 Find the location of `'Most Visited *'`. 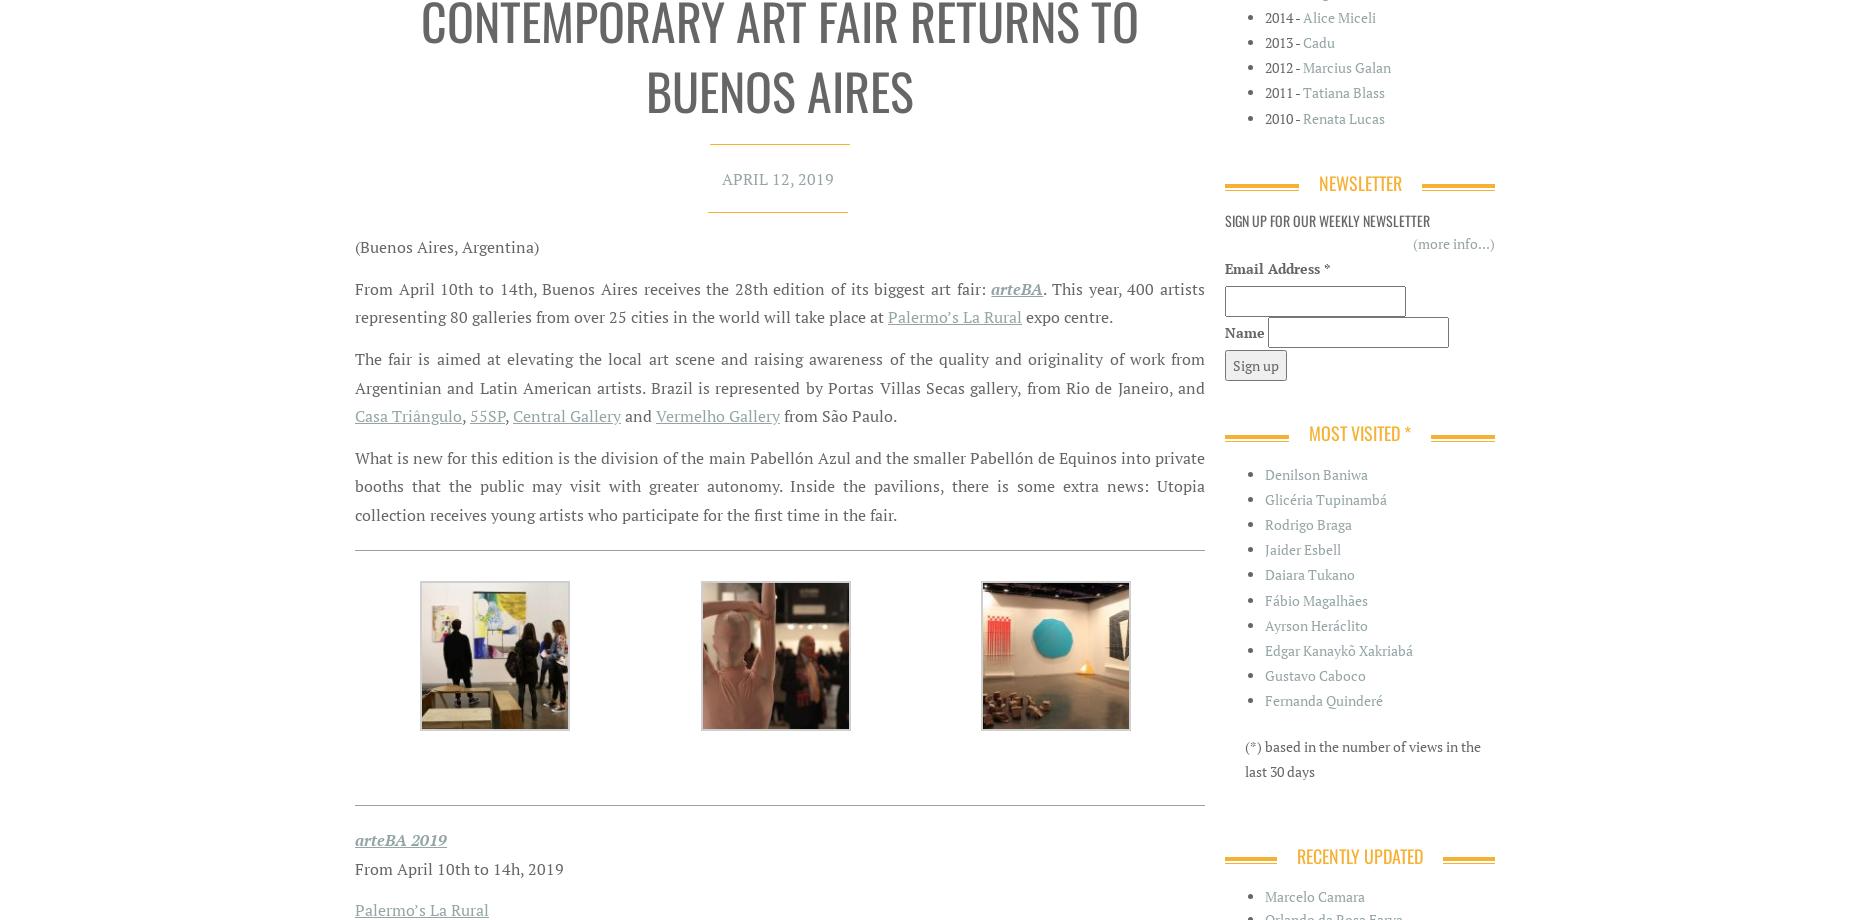

'Most Visited *' is located at coordinates (1358, 432).